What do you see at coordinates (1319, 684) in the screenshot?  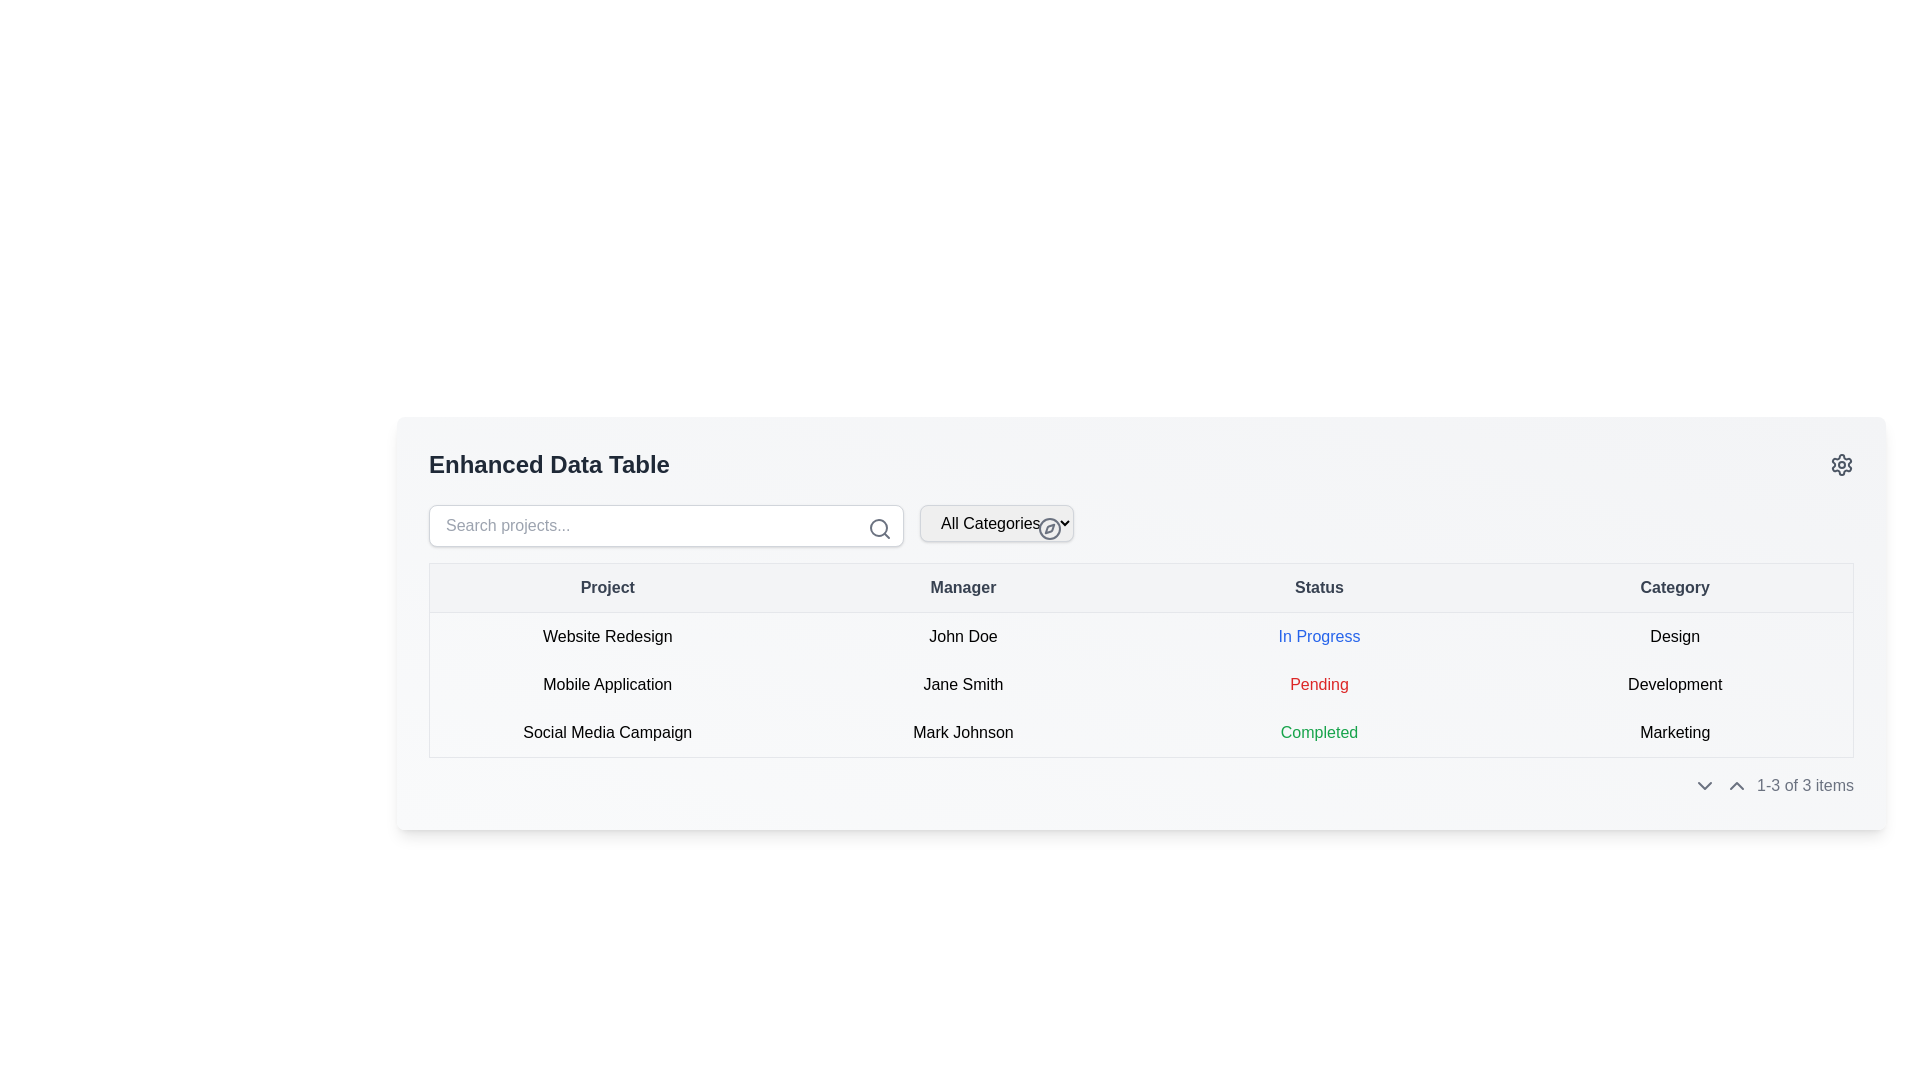 I see `the 'Pending' text label, which is styled in bold red text and located in the third column of the second row under the 'Status' header for the 'Mobile Application' project managed by 'Jane Smith.'` at bounding box center [1319, 684].